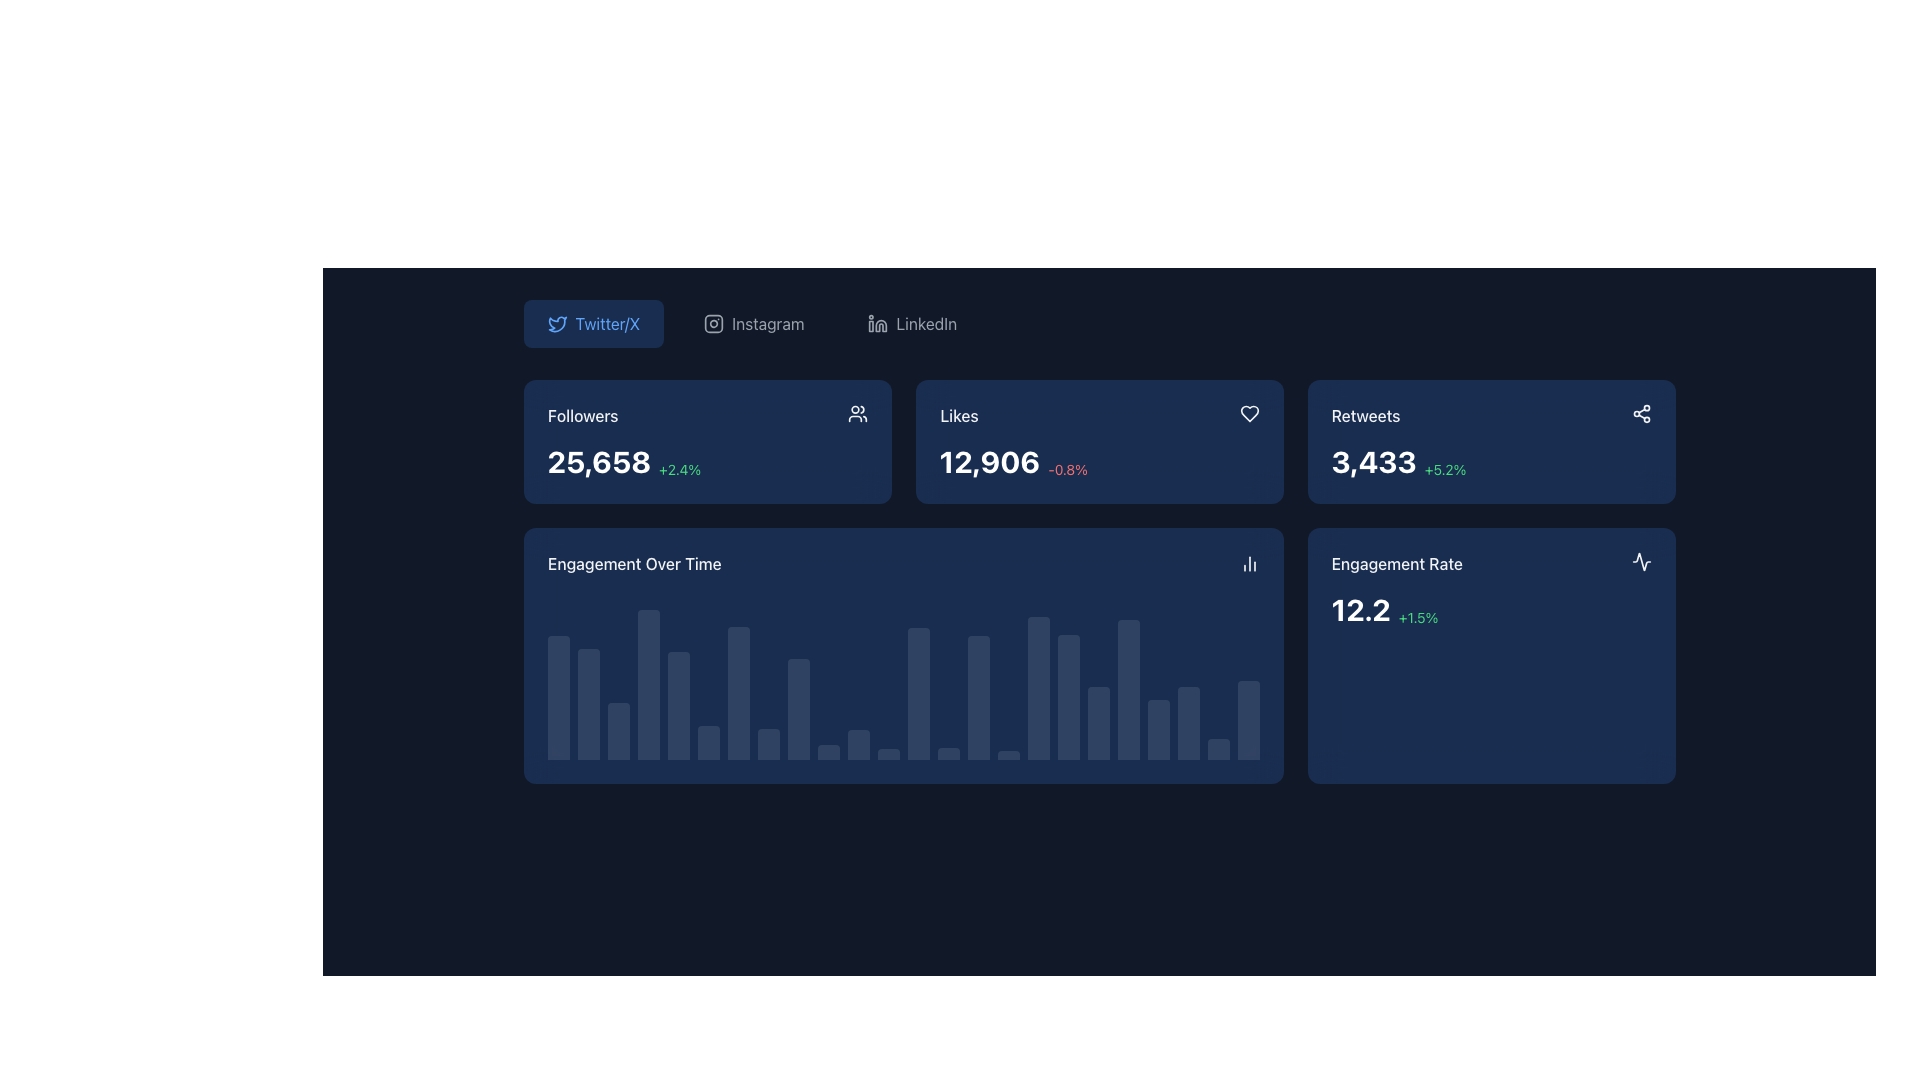  I want to click on the displayed bold numeric text '25,658' in white color over a dark blue background within the 'Followers' card located in the top-left section of the interface, so click(598, 462).